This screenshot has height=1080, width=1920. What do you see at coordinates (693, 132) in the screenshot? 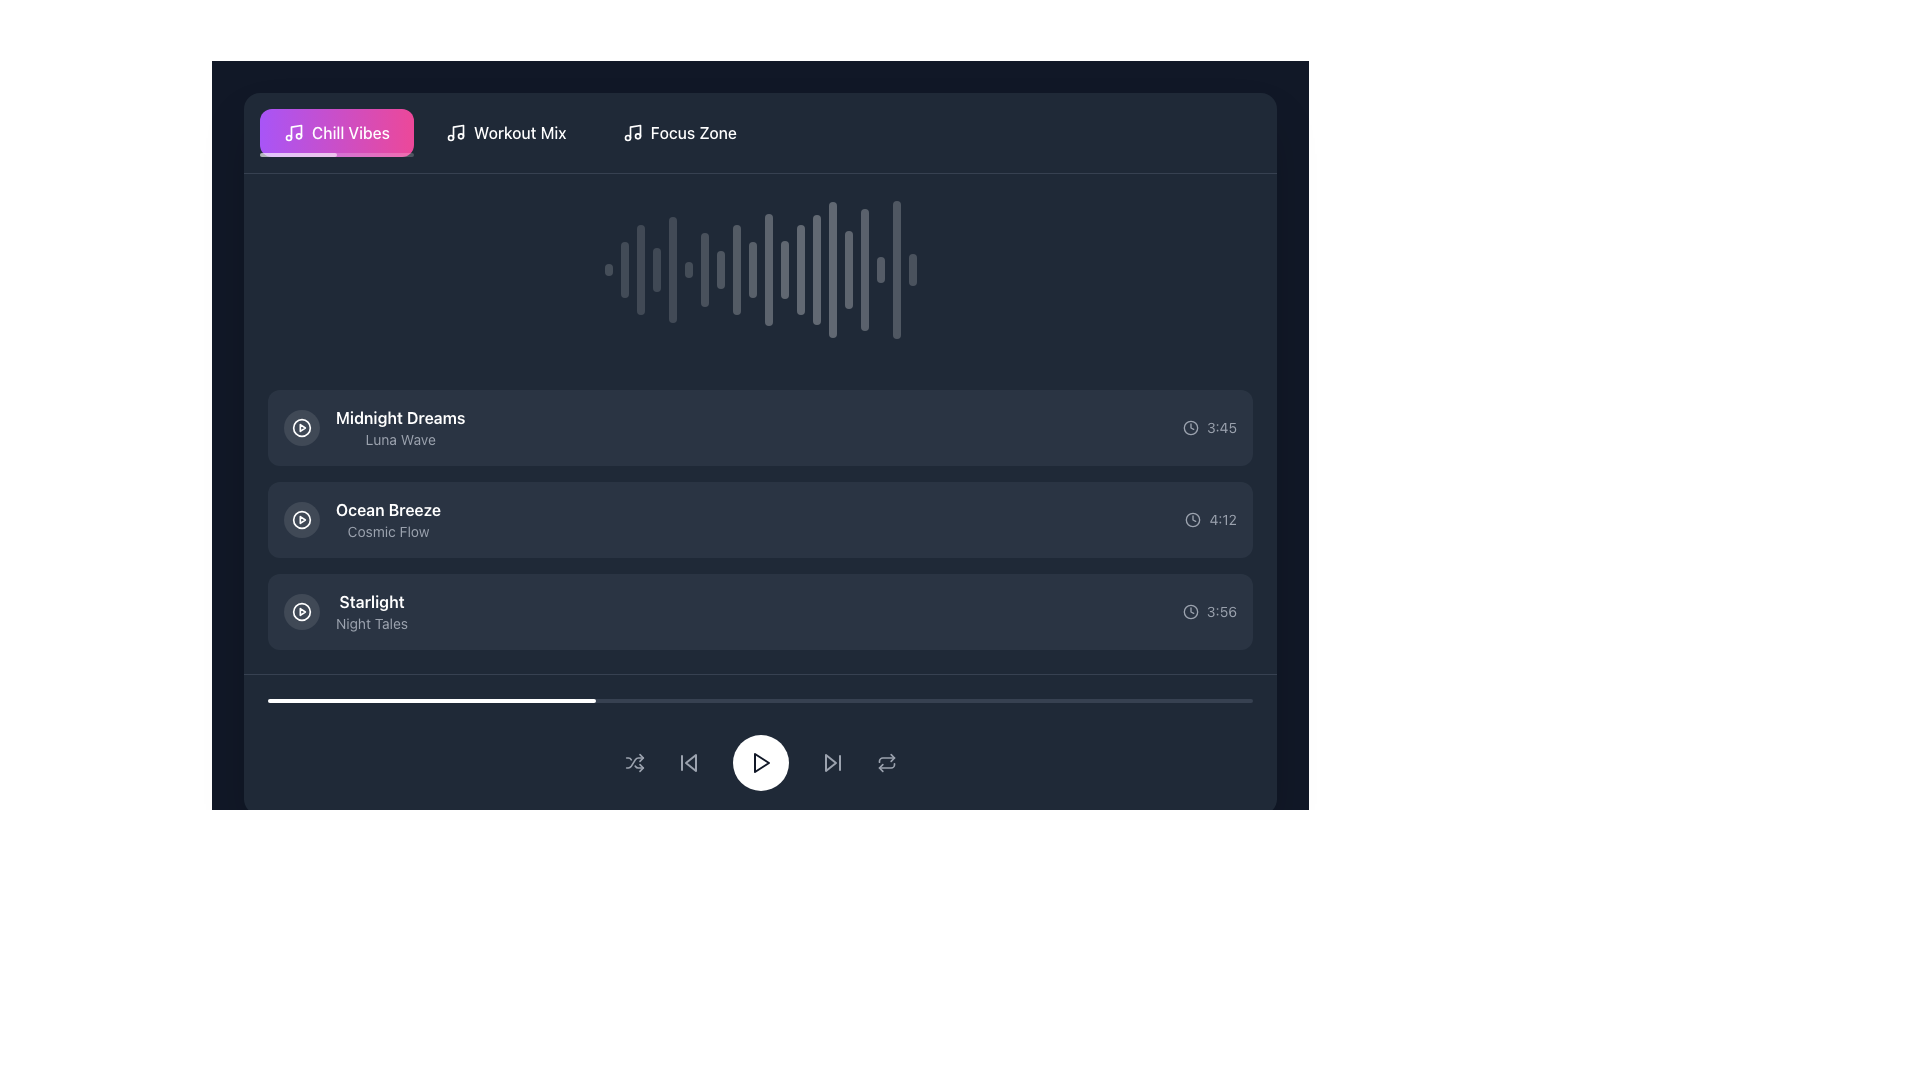
I see `the 'Focus Zone' text label in the navigation bar` at bounding box center [693, 132].